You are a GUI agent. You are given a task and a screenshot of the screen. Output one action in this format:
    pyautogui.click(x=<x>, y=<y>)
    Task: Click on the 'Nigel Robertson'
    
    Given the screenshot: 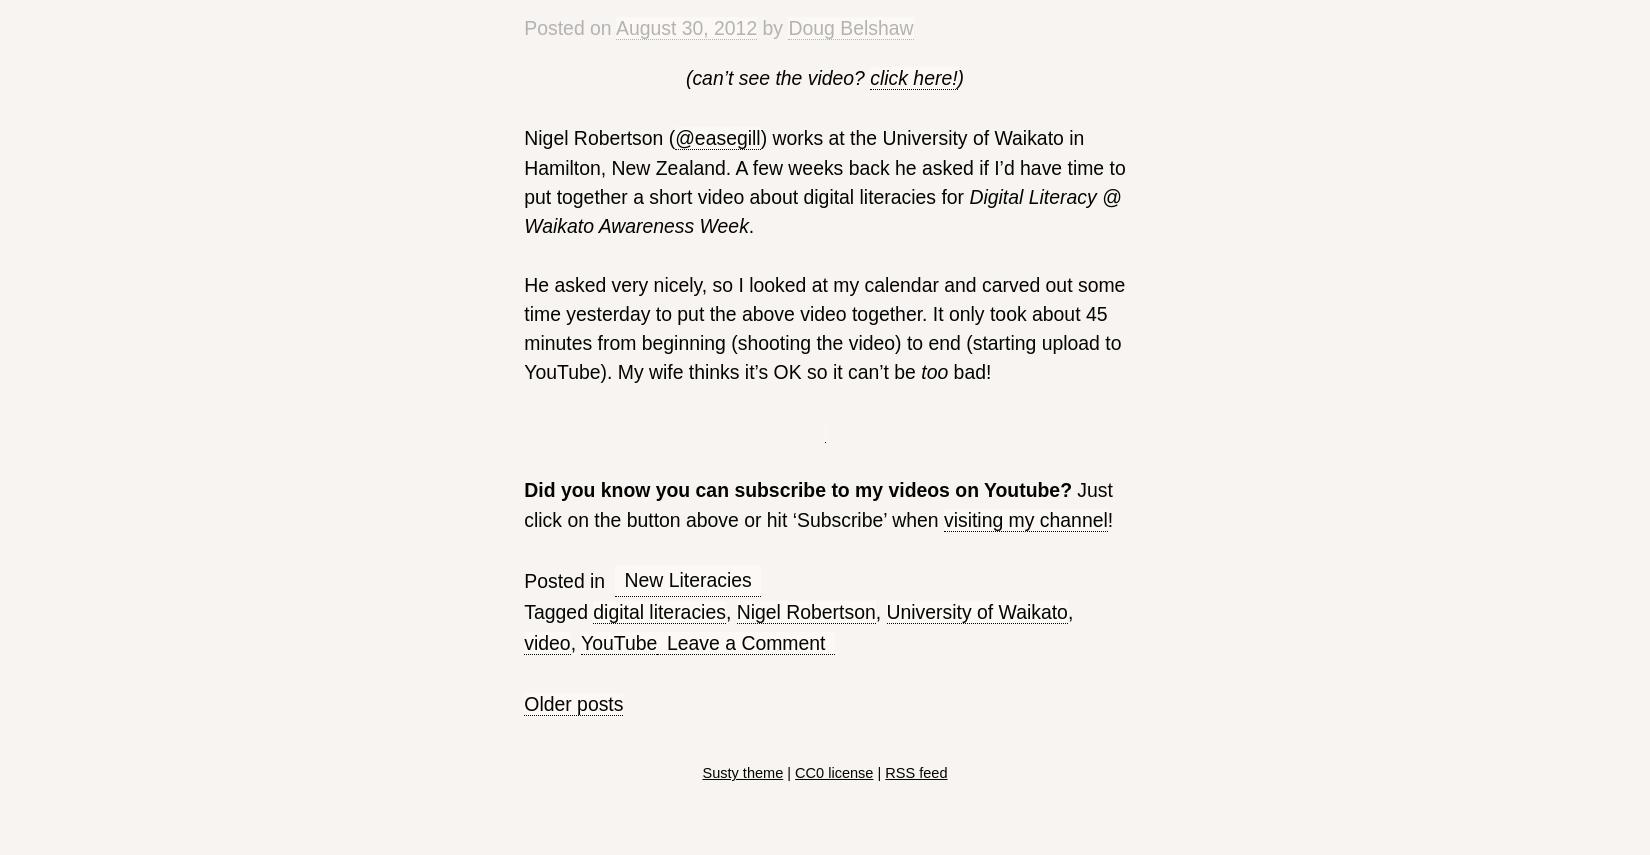 What is the action you would take?
    pyautogui.click(x=735, y=612)
    